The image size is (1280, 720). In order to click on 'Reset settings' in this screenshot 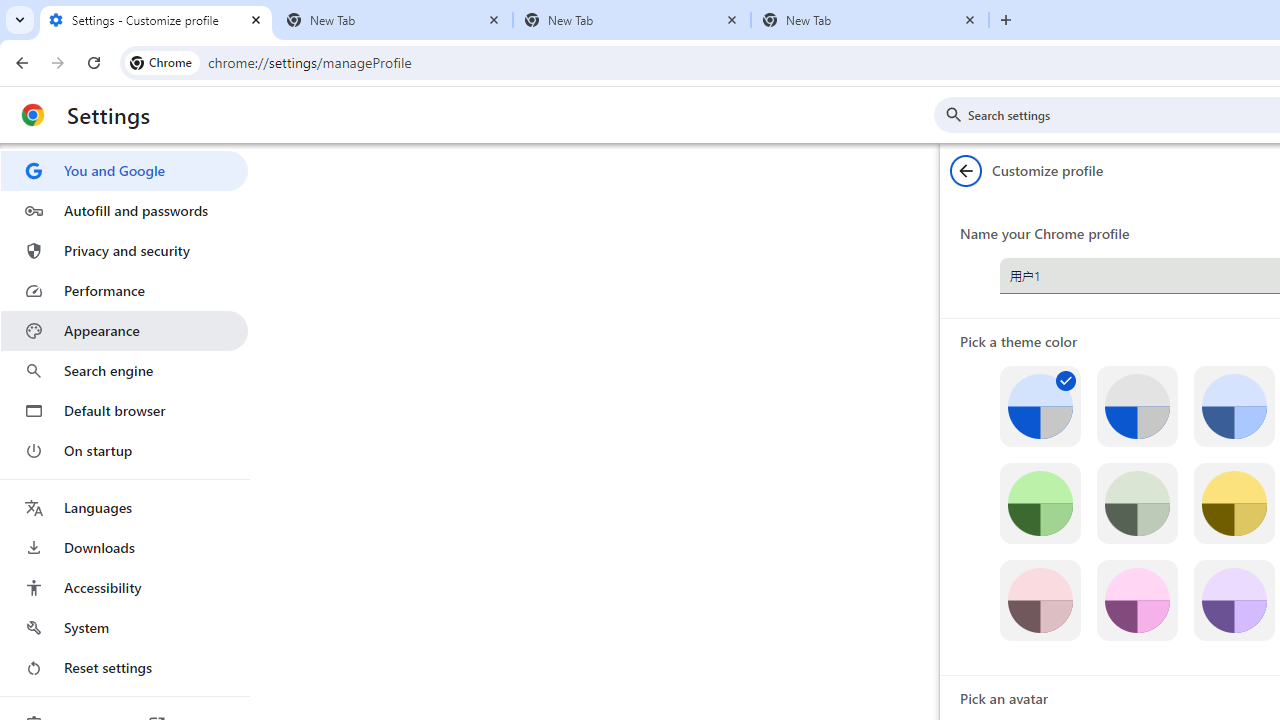, I will do `click(123, 668)`.